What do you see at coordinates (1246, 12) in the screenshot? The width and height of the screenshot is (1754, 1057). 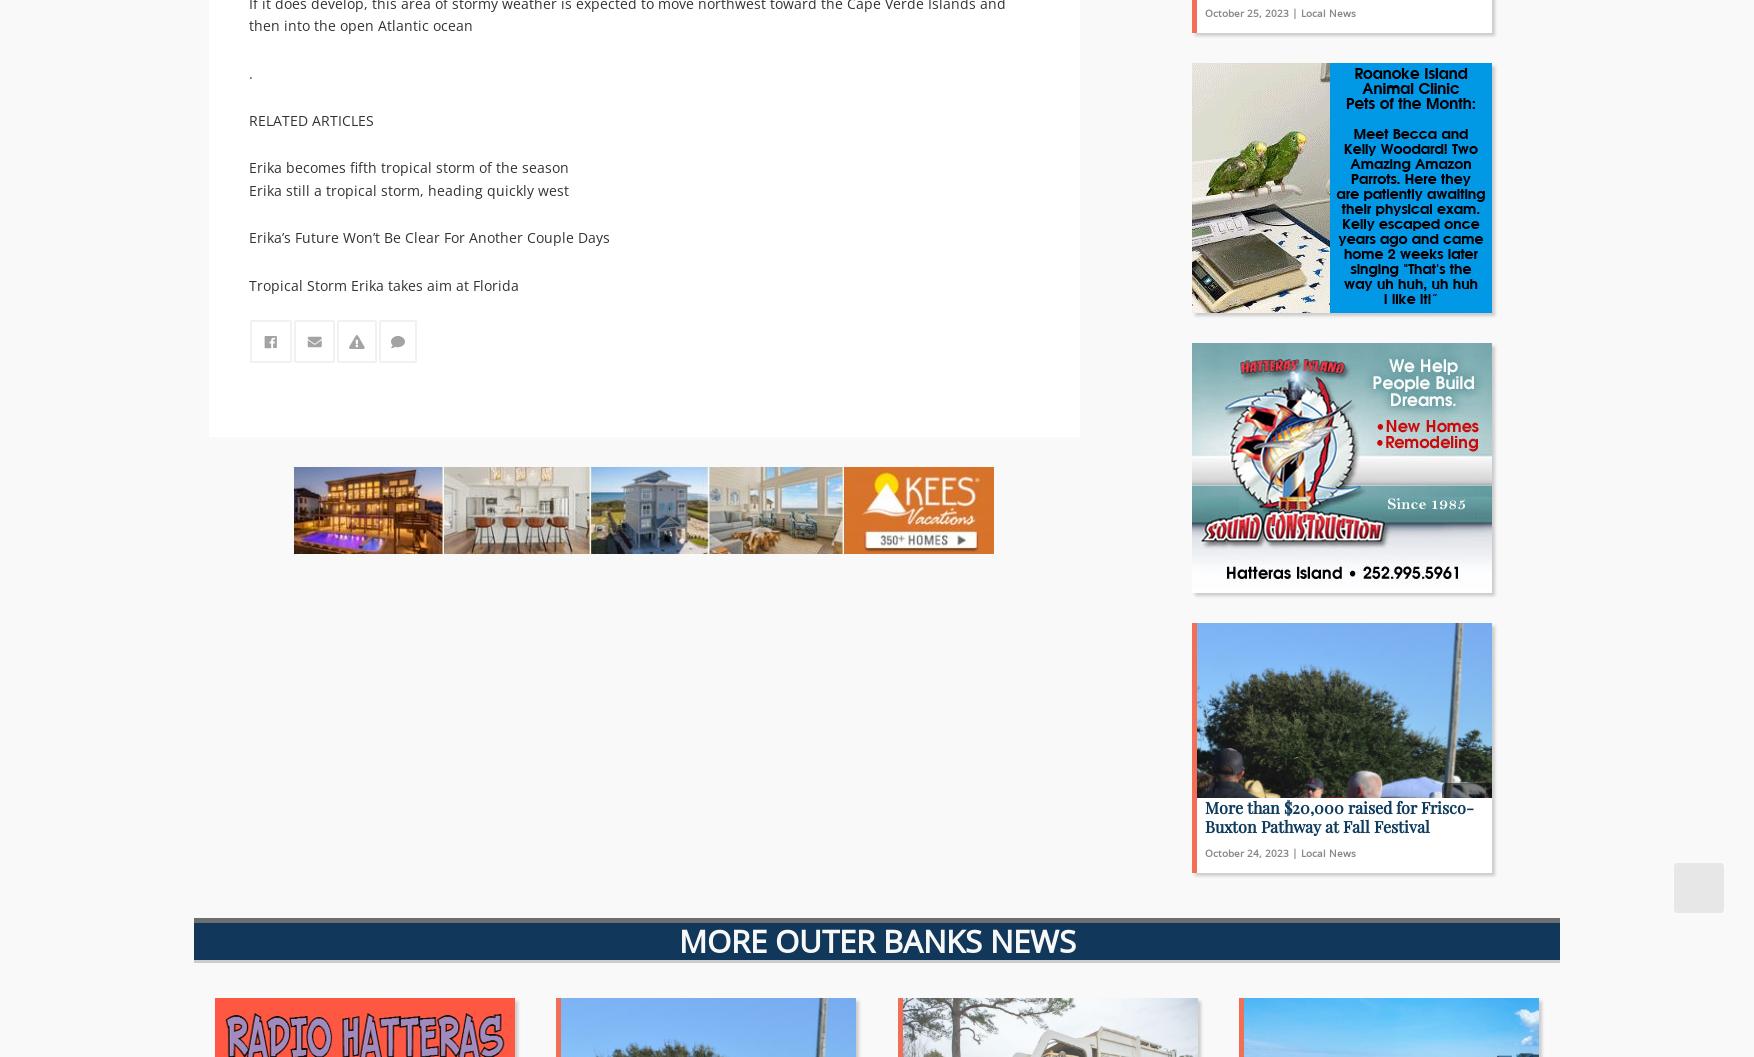 I see `'October 25, 2023'` at bounding box center [1246, 12].